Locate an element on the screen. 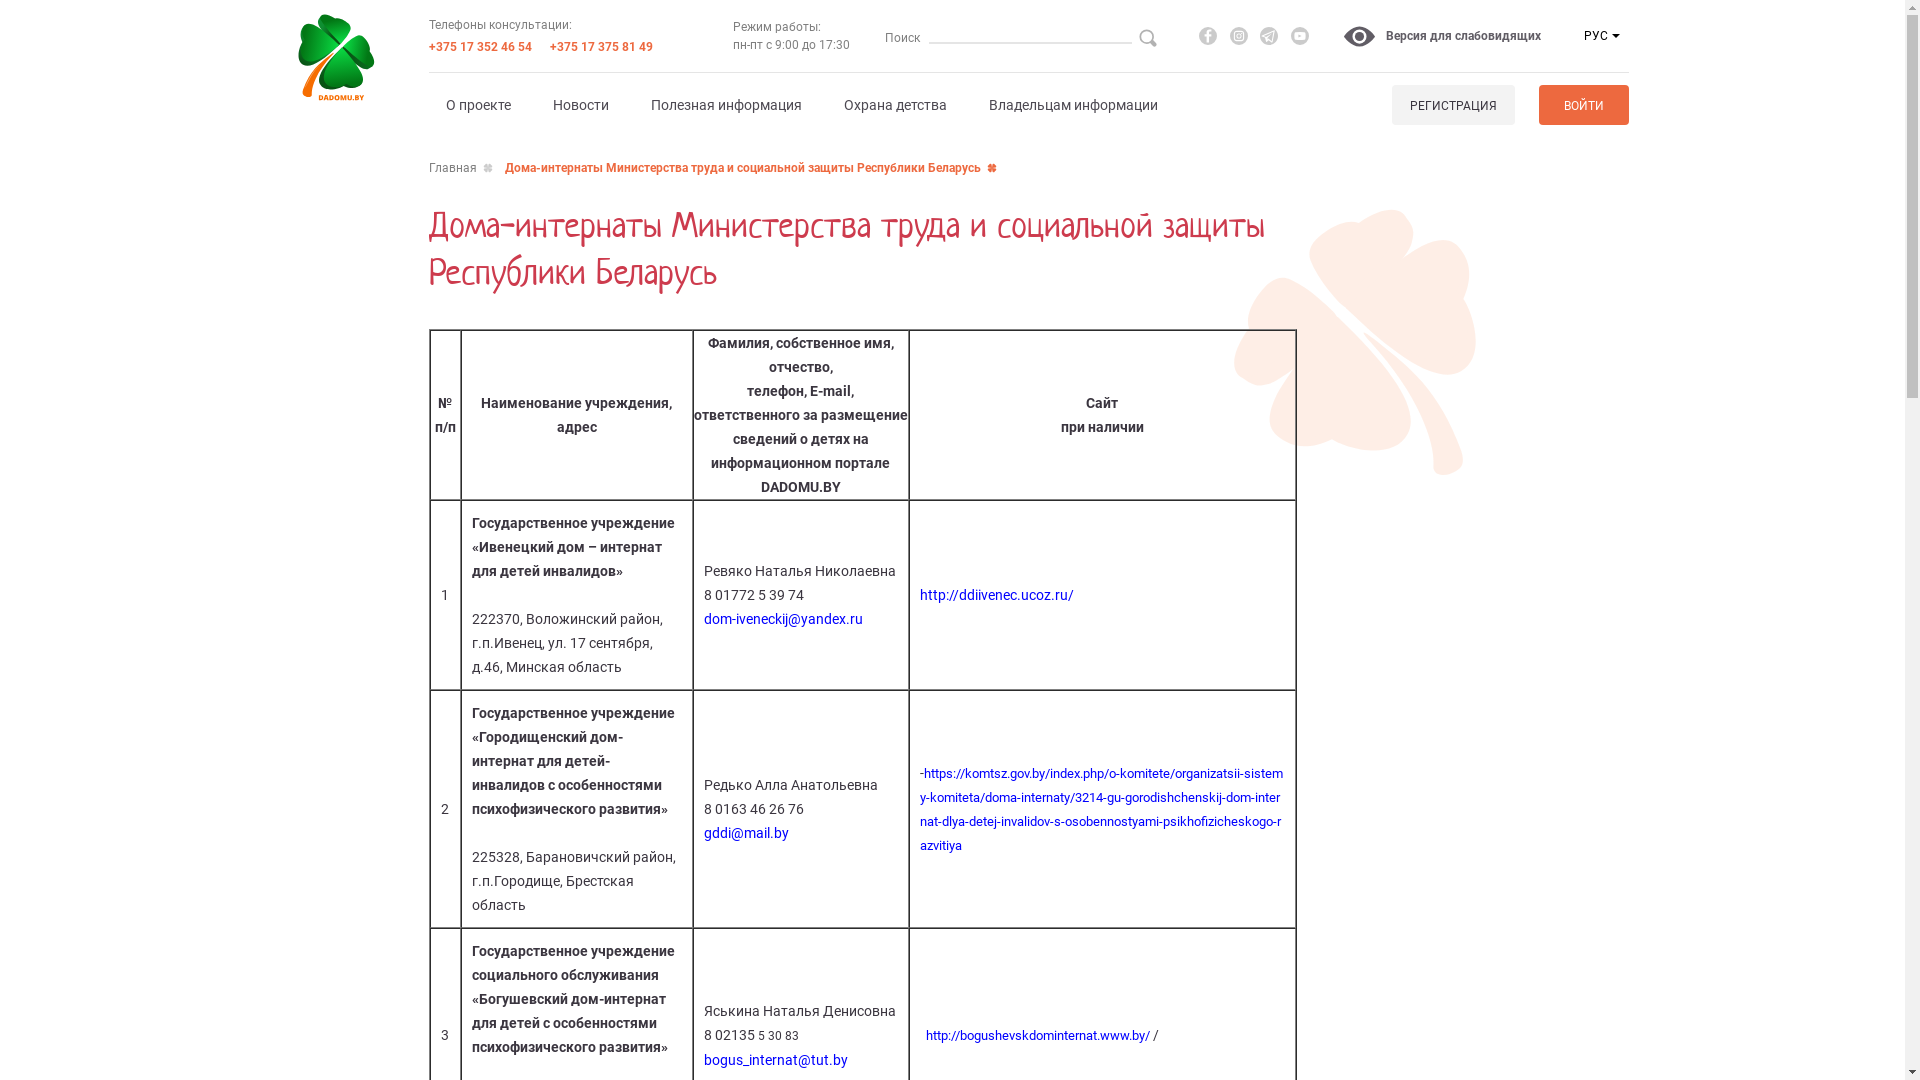 Image resolution: width=1920 pixels, height=1080 pixels. 'http://bogushevskdominternat.www.by/' is located at coordinates (925, 1035).